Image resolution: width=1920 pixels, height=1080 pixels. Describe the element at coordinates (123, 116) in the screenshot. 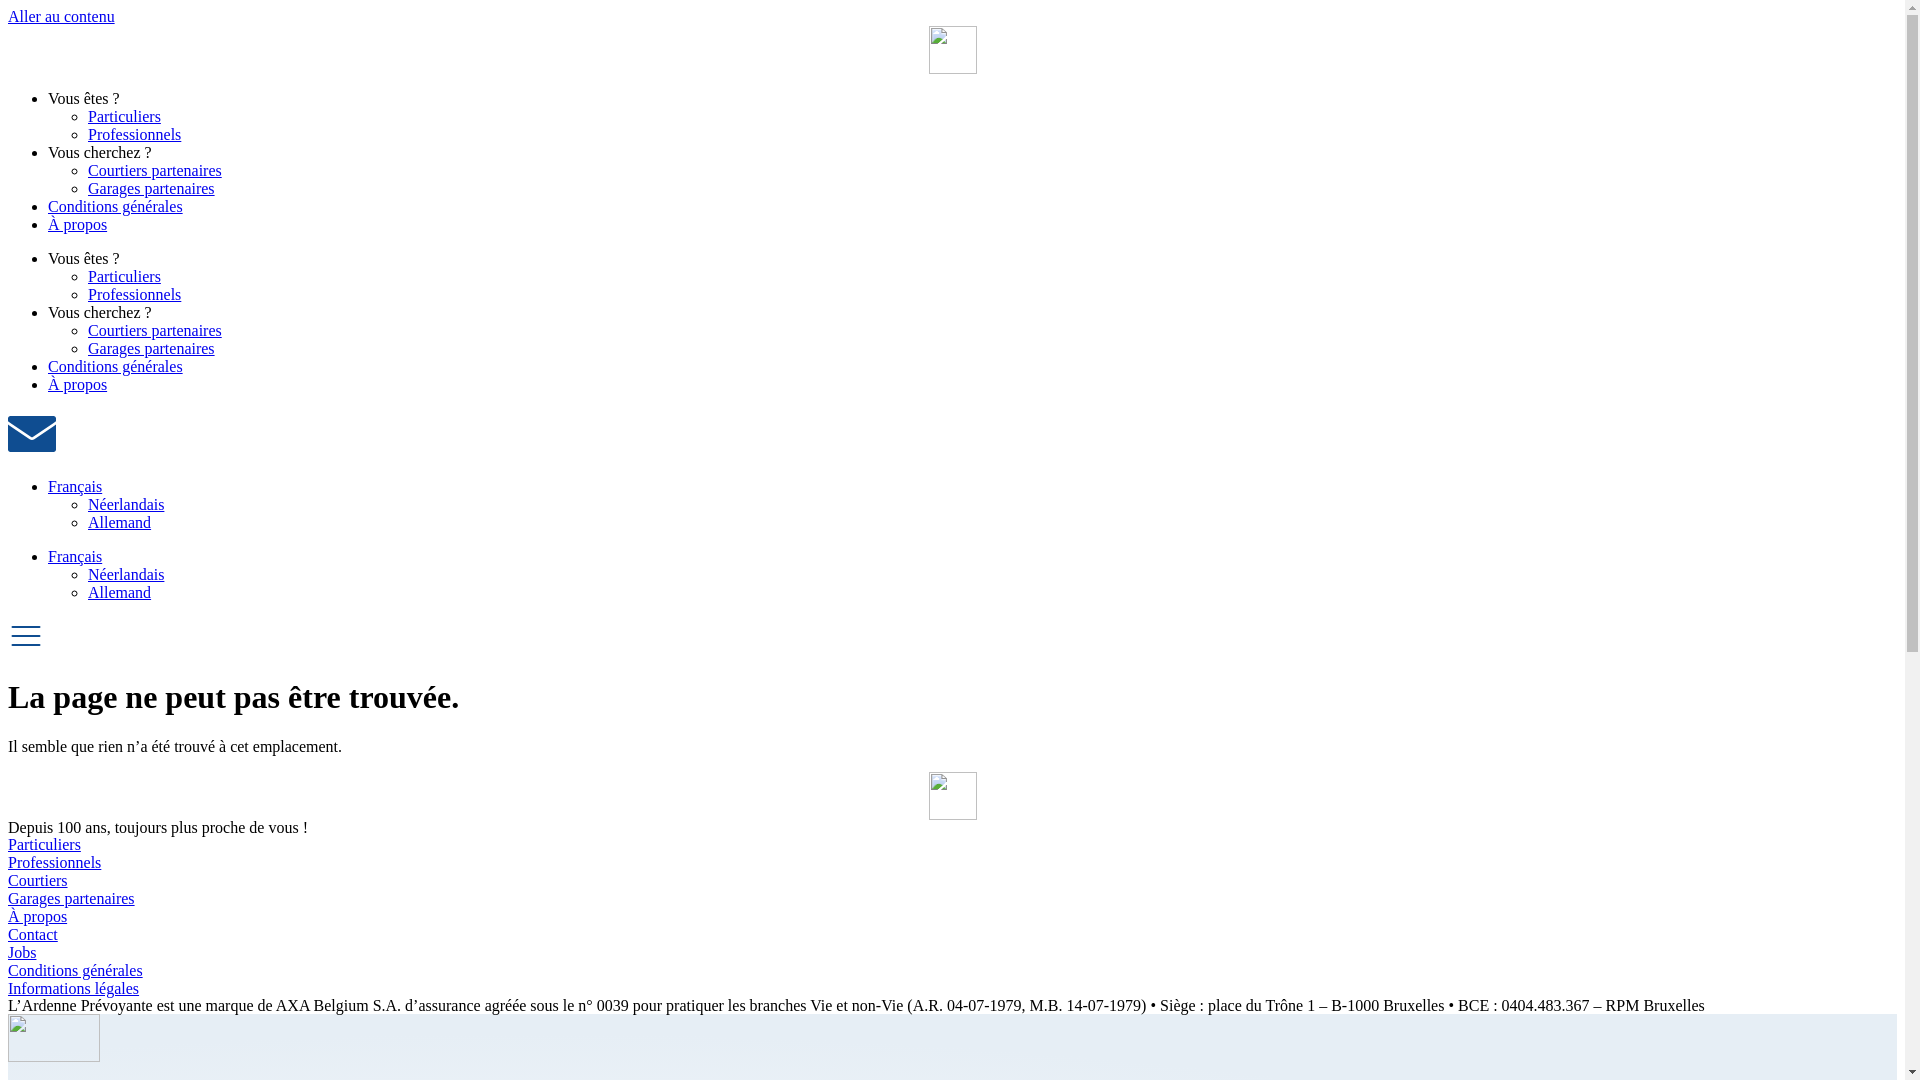

I see `'Particuliers'` at that location.